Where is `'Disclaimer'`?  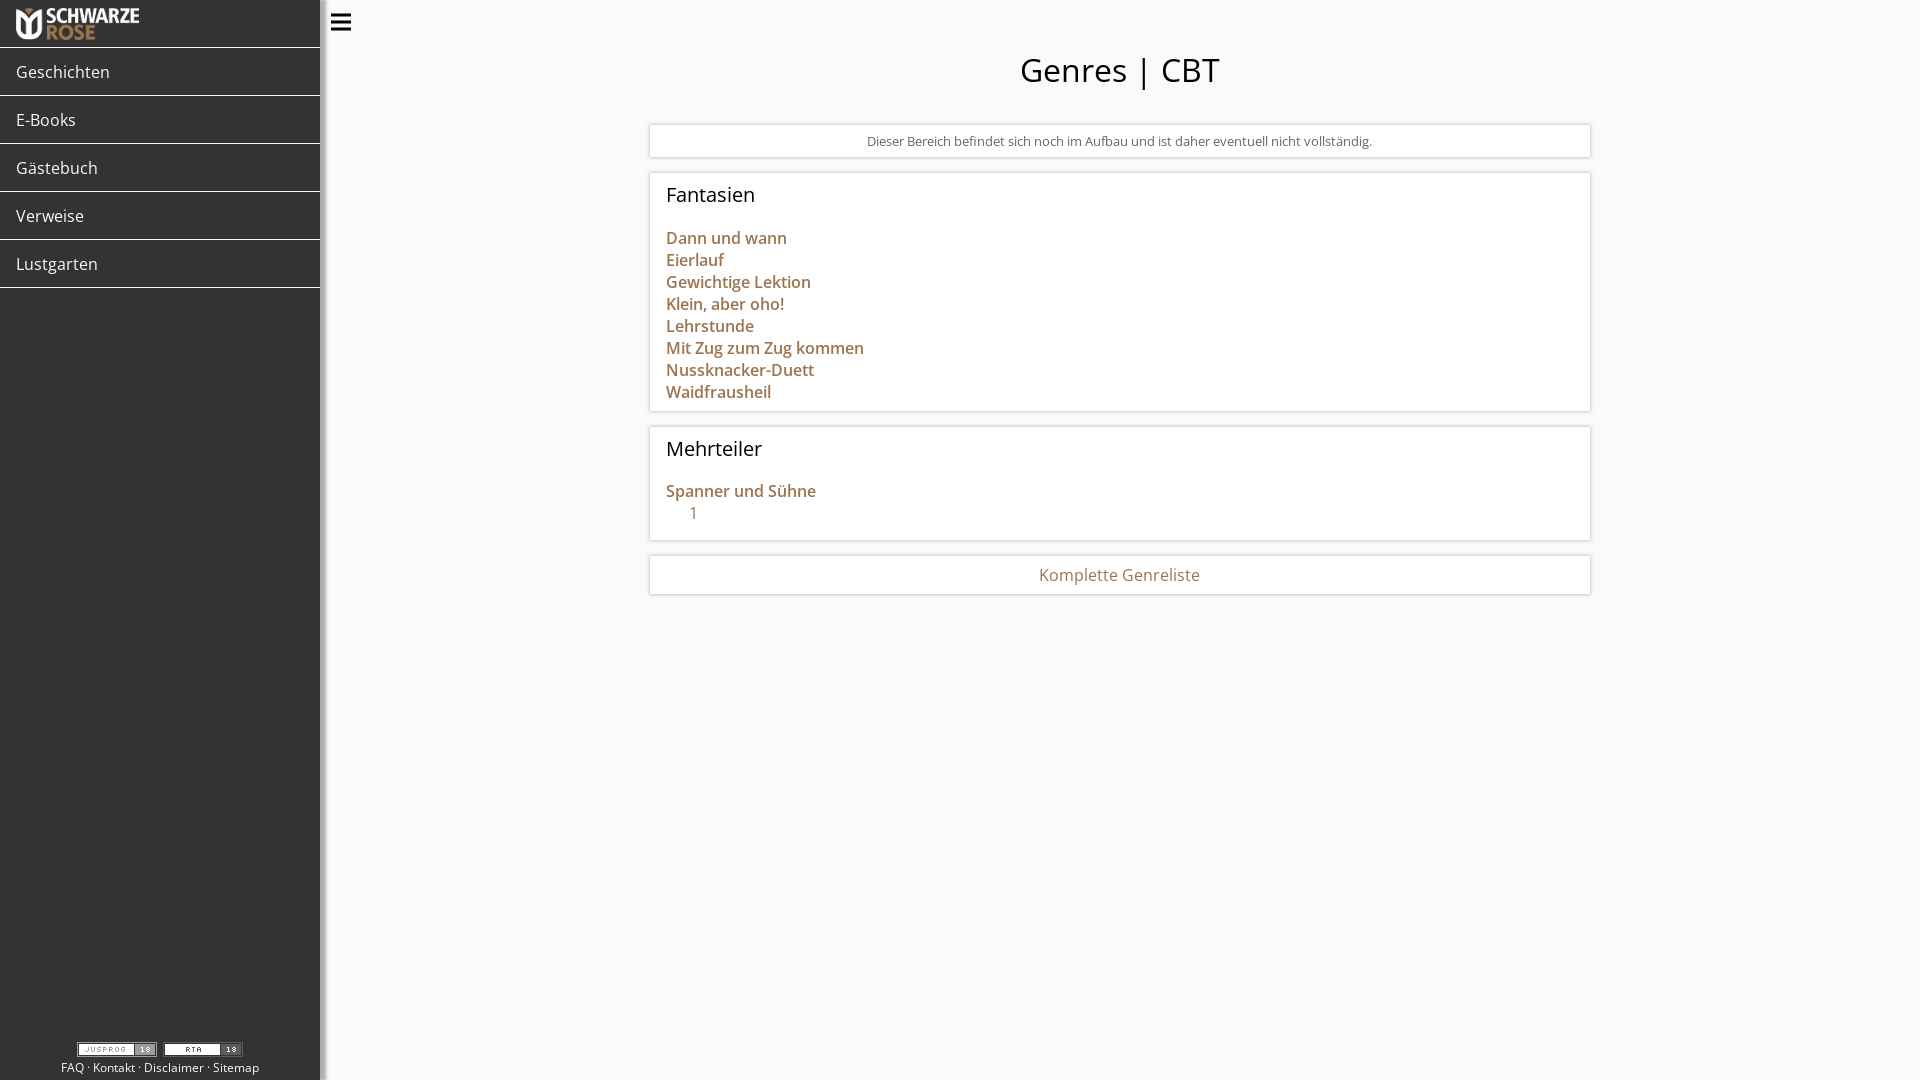 'Disclaimer' is located at coordinates (173, 1066).